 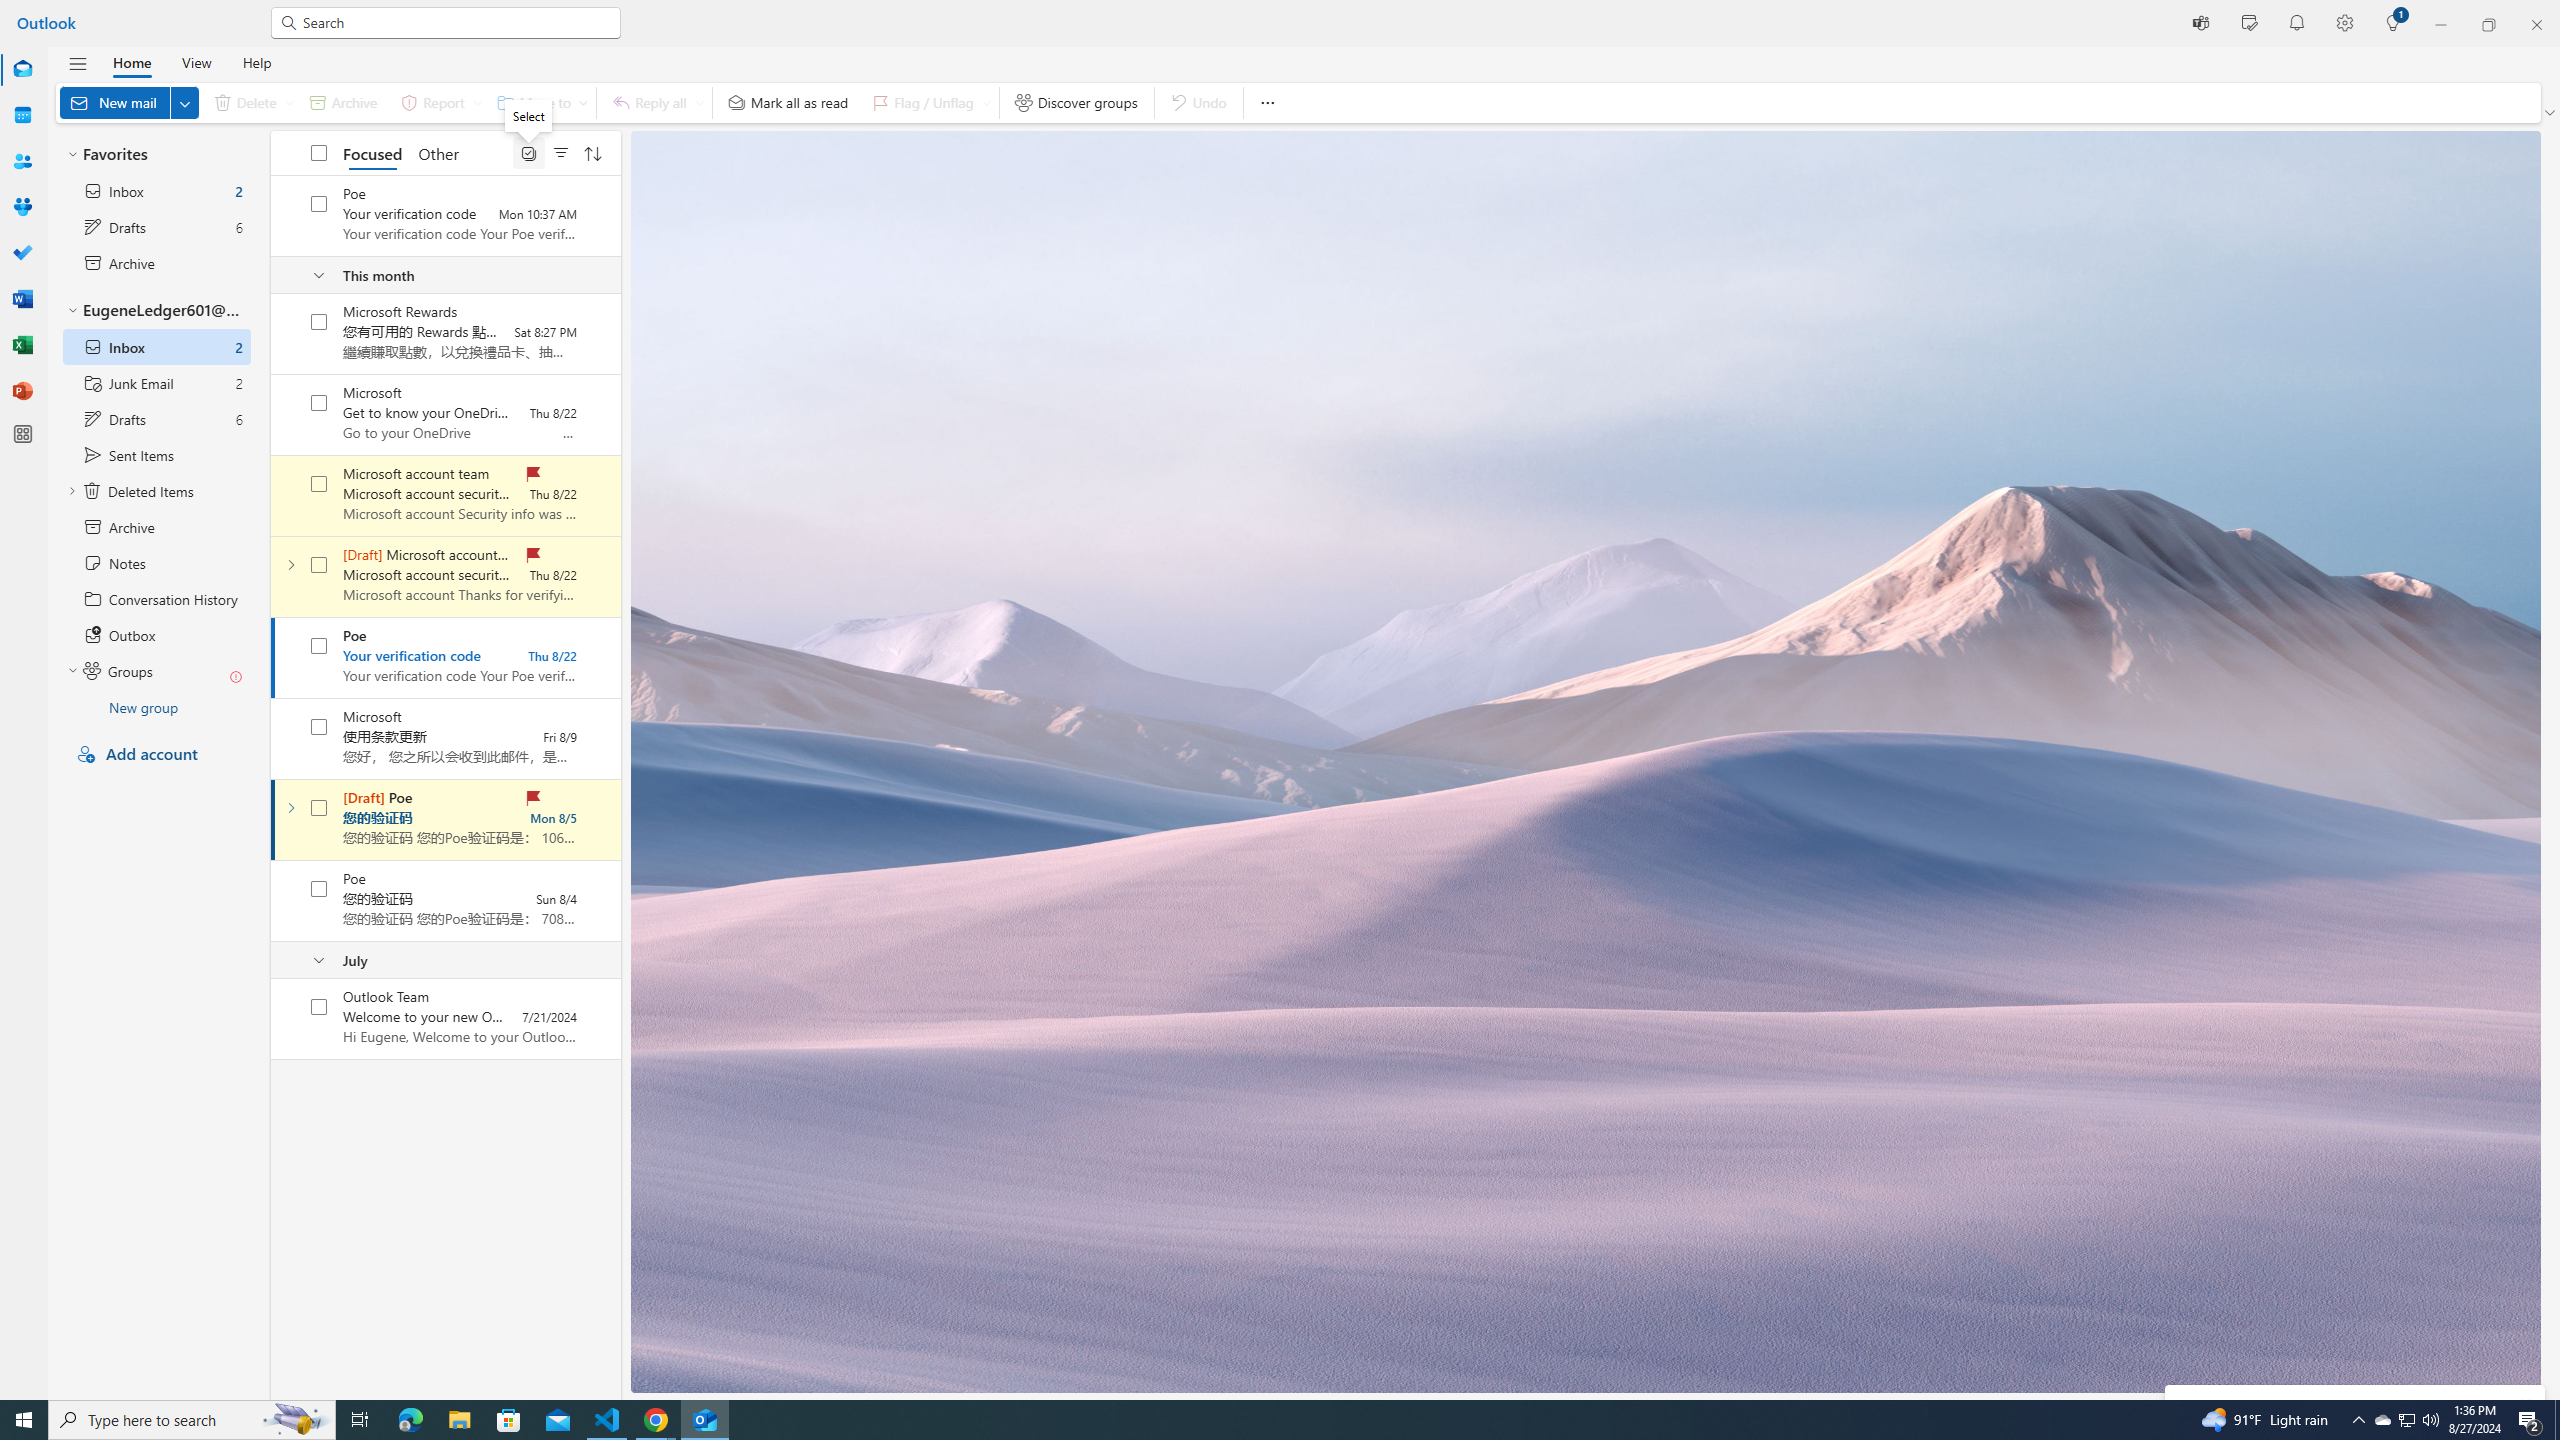 I want to click on 'New mail', so click(x=129, y=102).